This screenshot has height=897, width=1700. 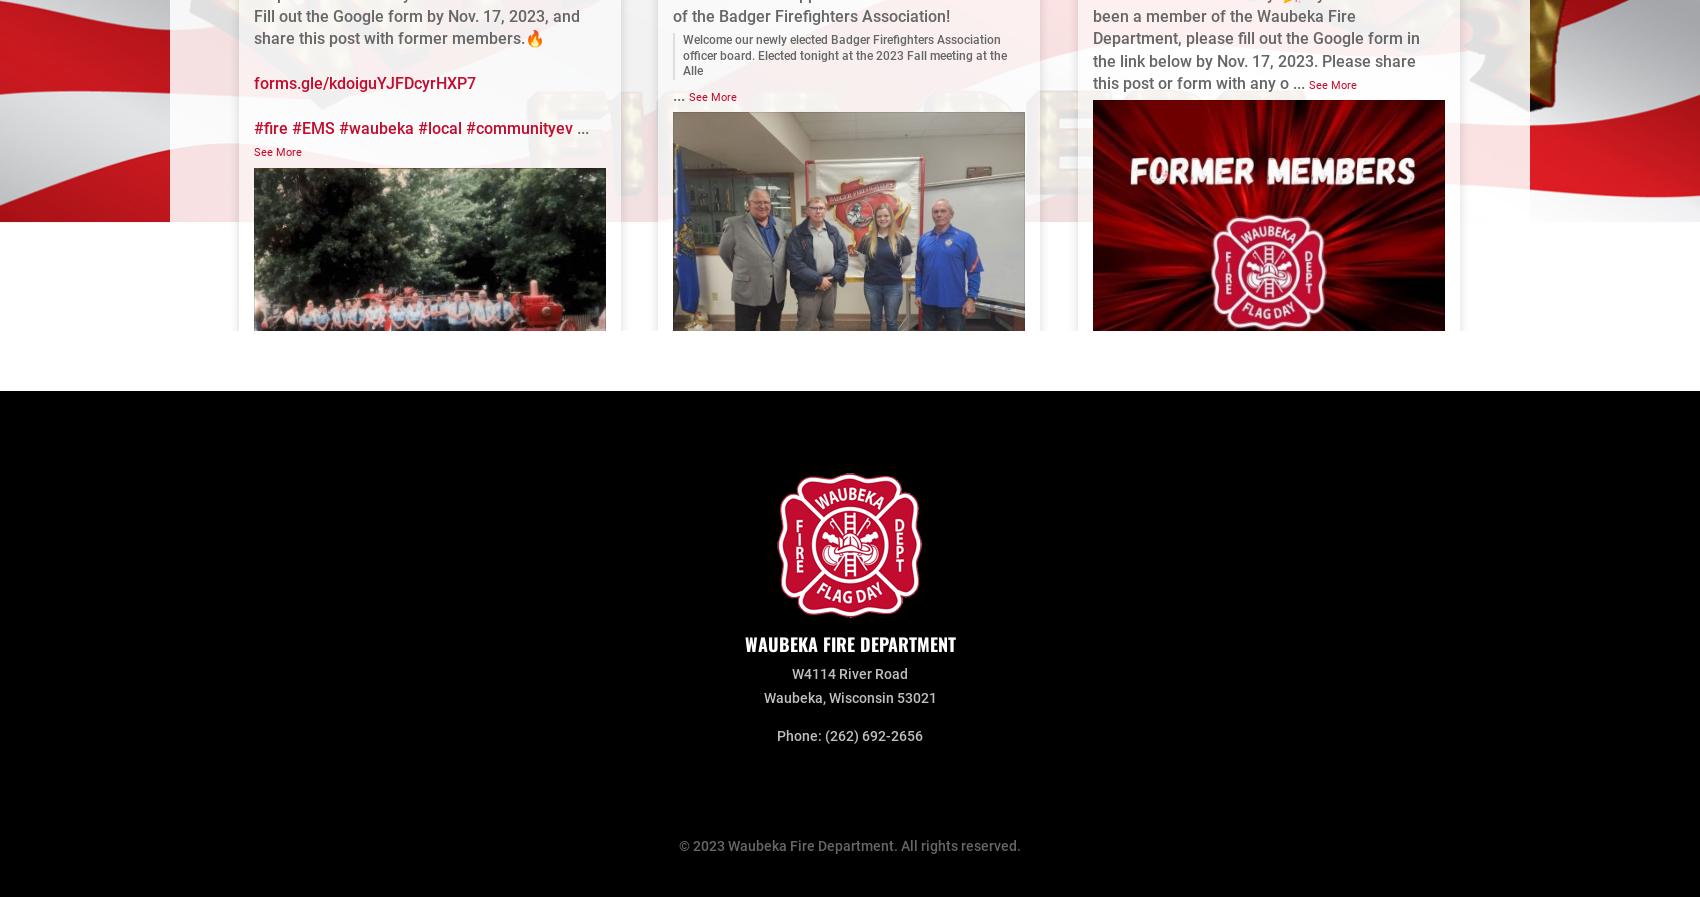 What do you see at coordinates (791, 674) in the screenshot?
I see `'W4114 River Road'` at bounding box center [791, 674].